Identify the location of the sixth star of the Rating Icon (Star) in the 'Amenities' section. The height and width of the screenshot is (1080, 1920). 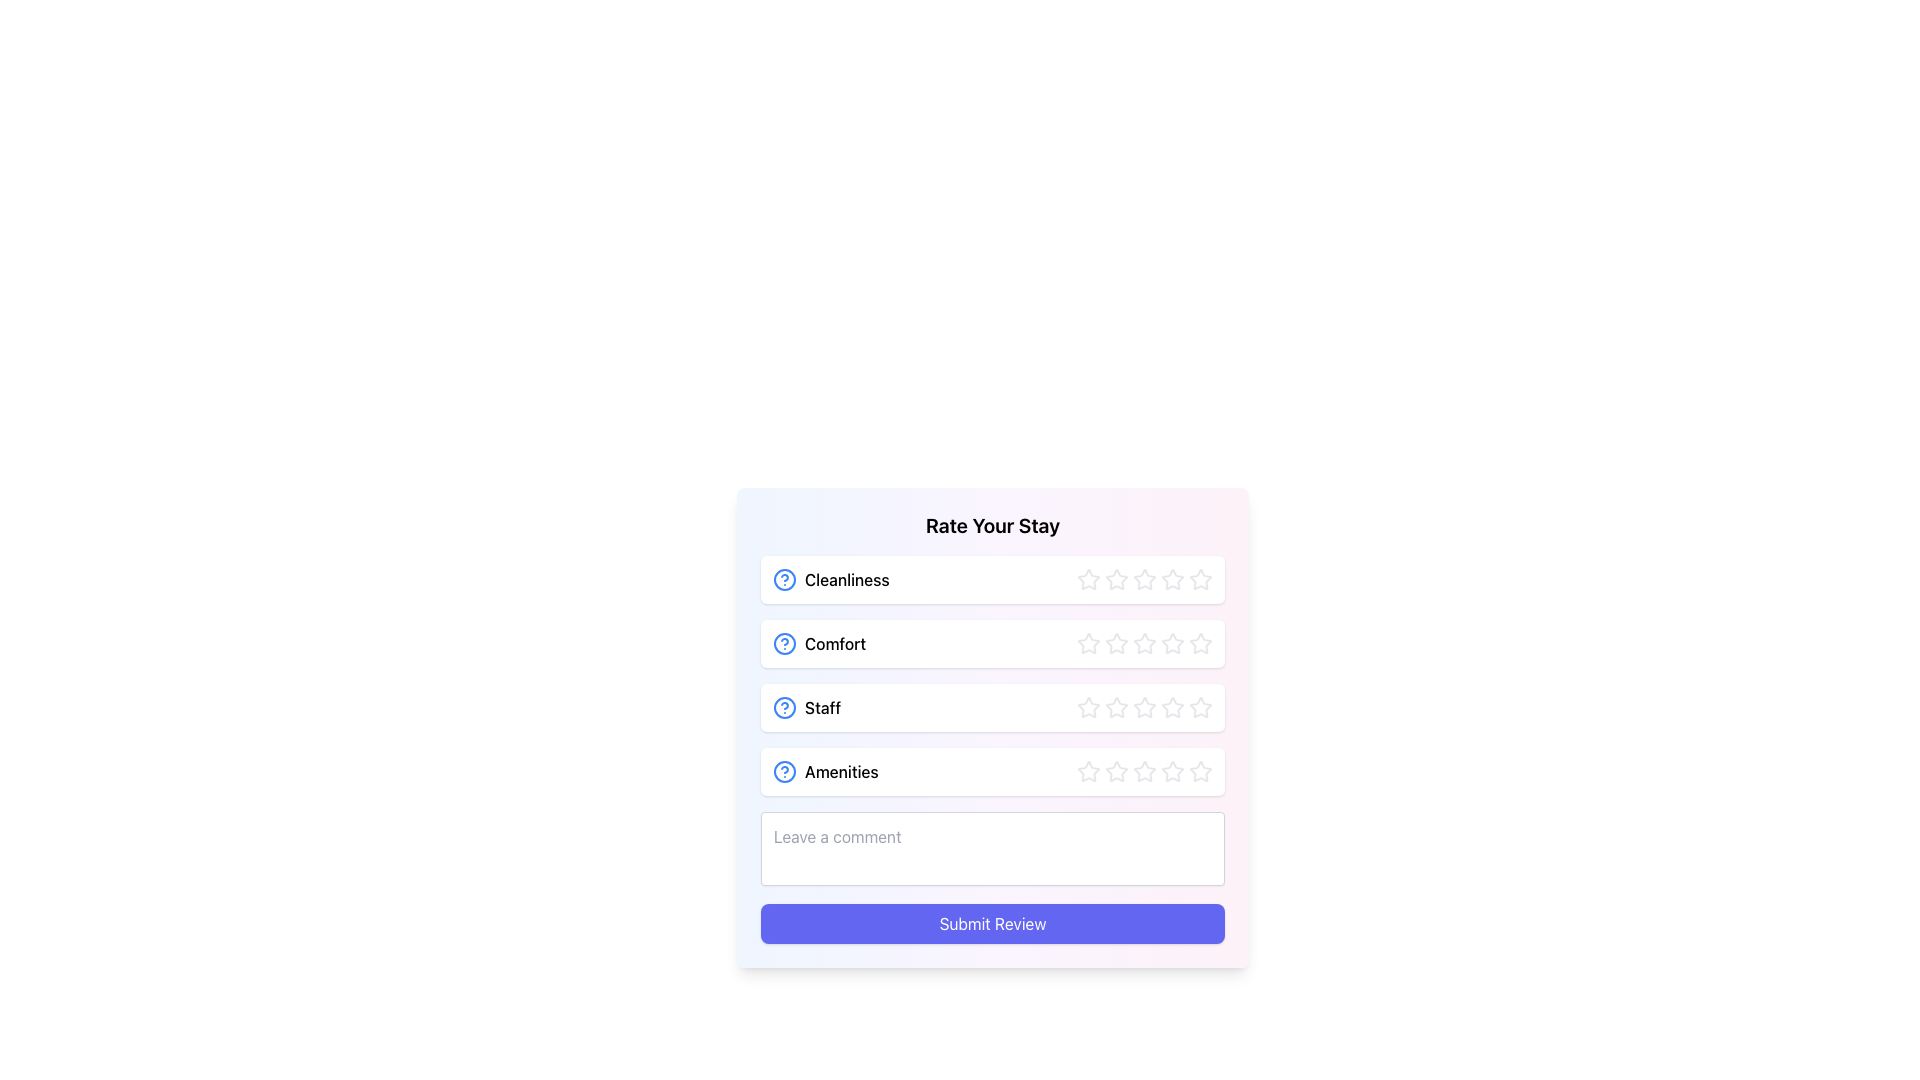
(1172, 770).